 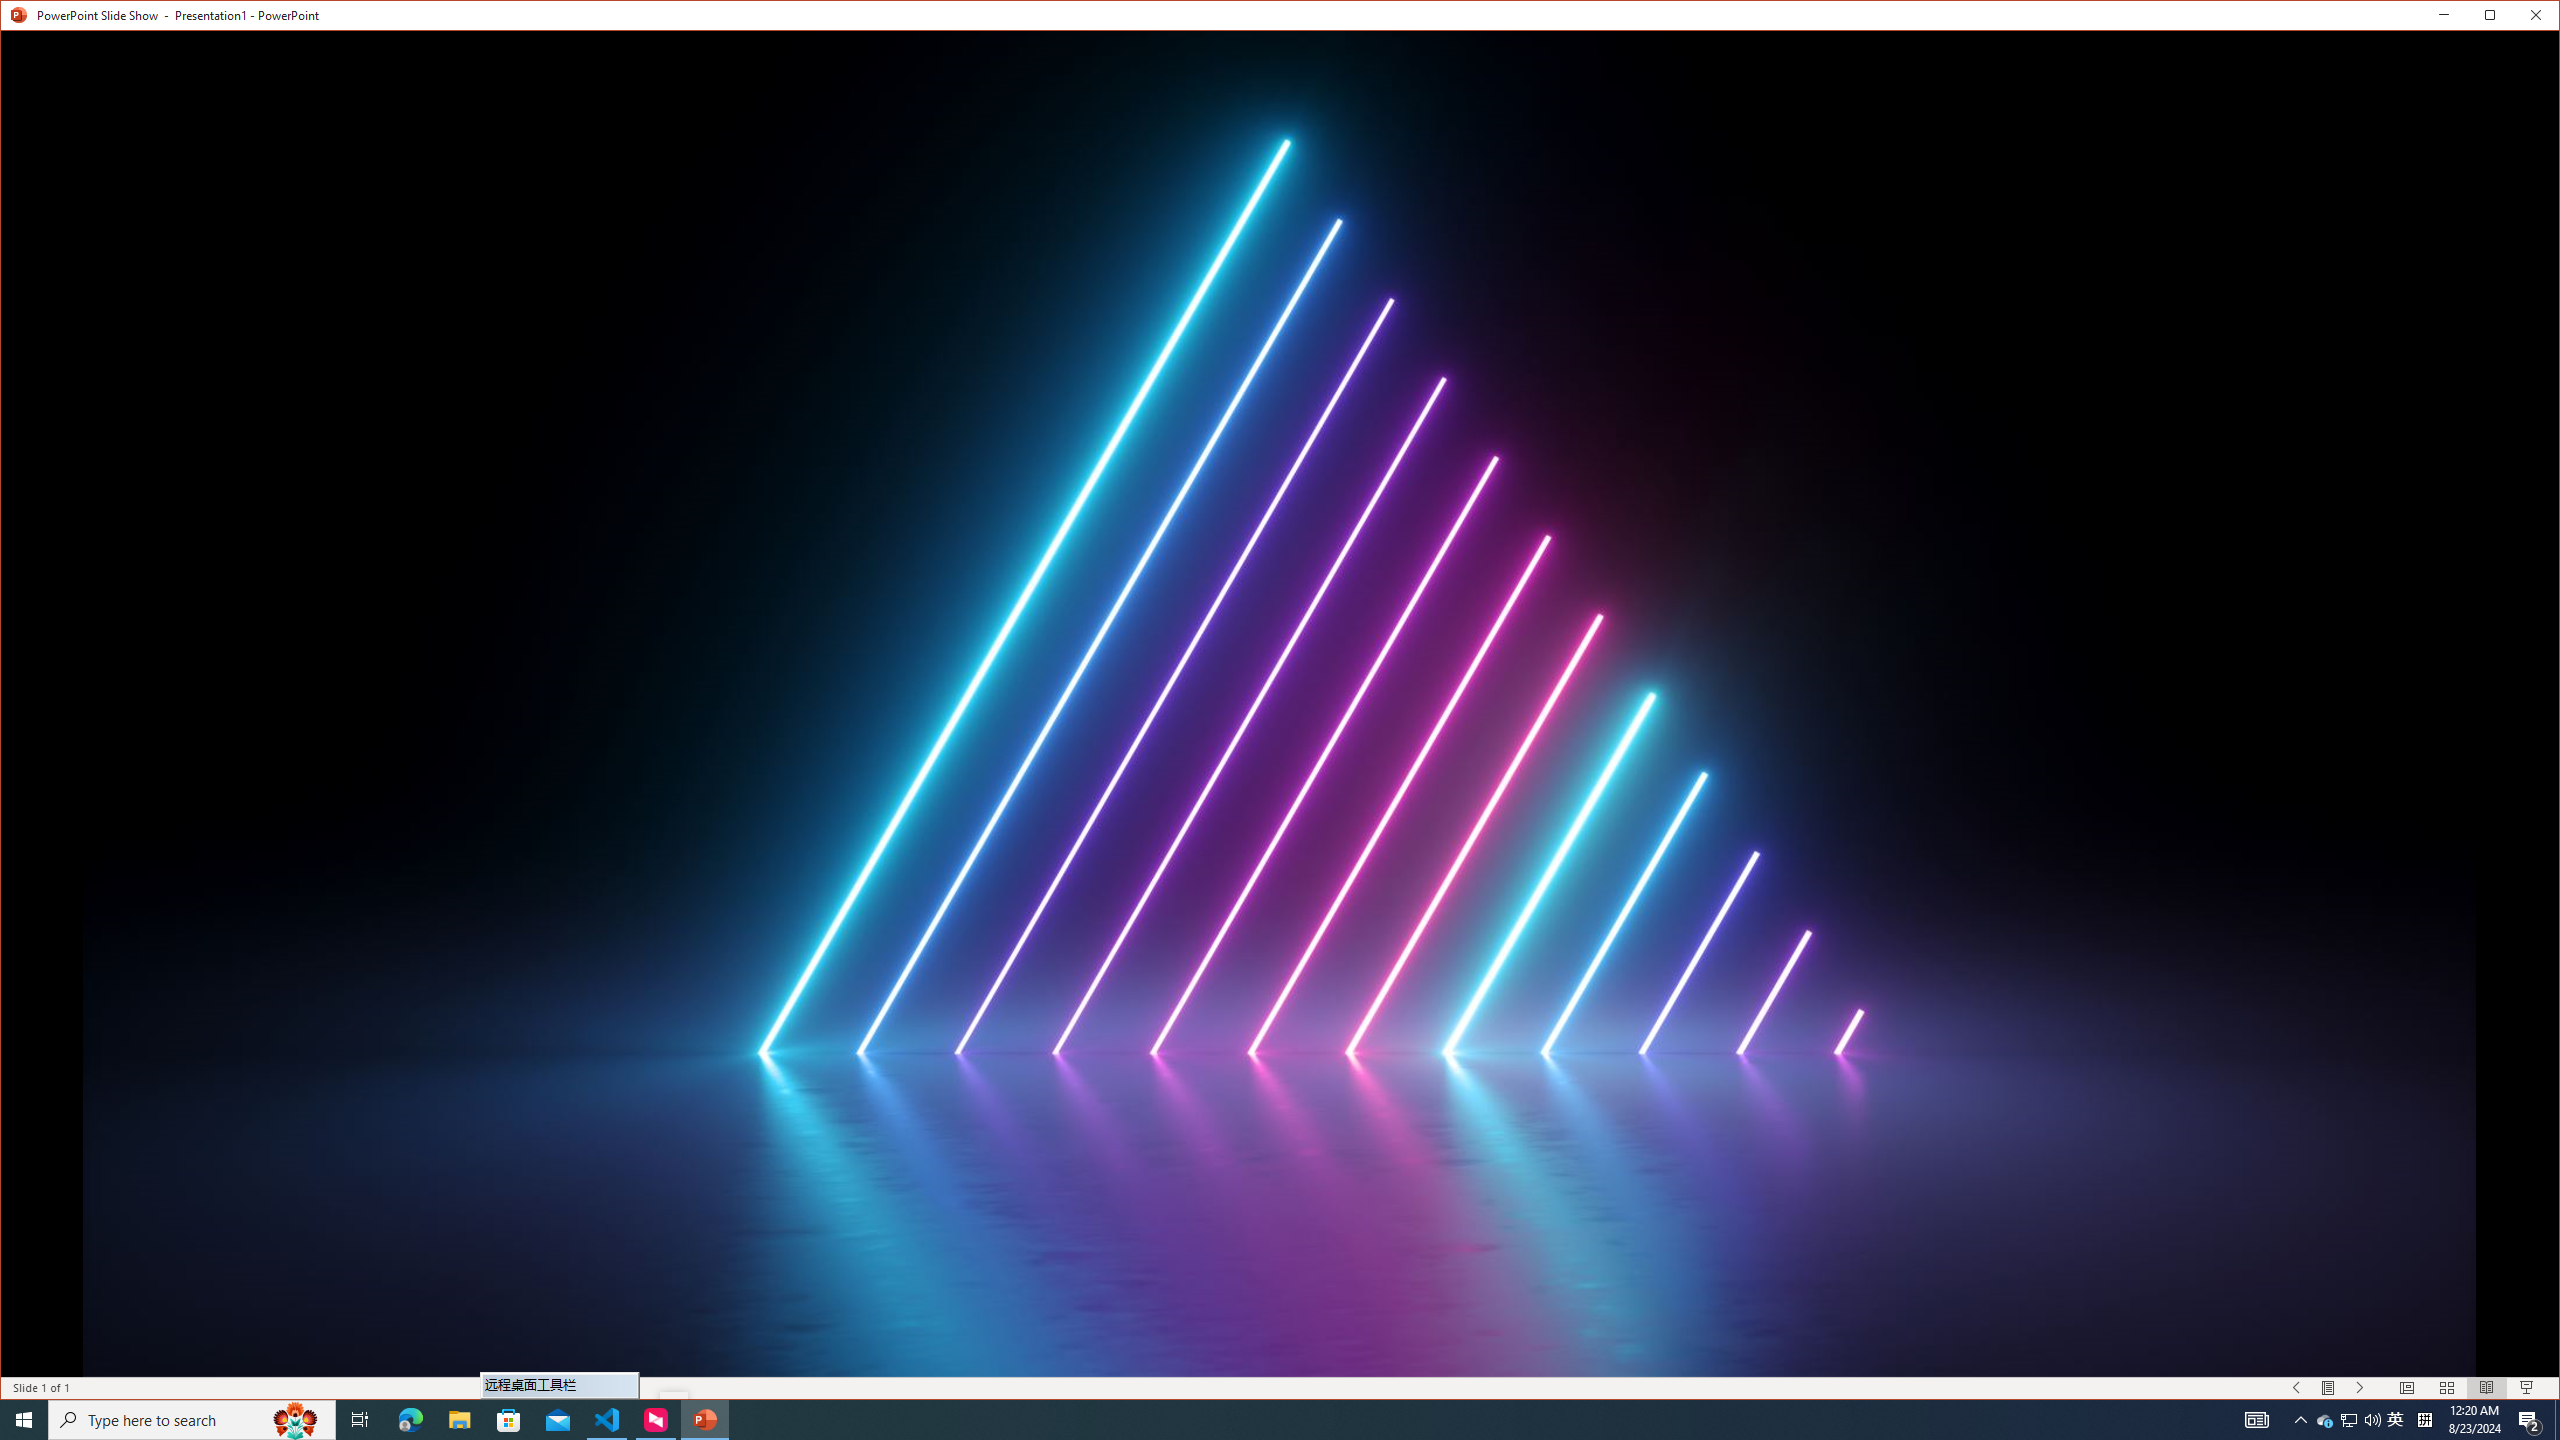 I want to click on 'Reading View', so click(x=2486, y=1387).